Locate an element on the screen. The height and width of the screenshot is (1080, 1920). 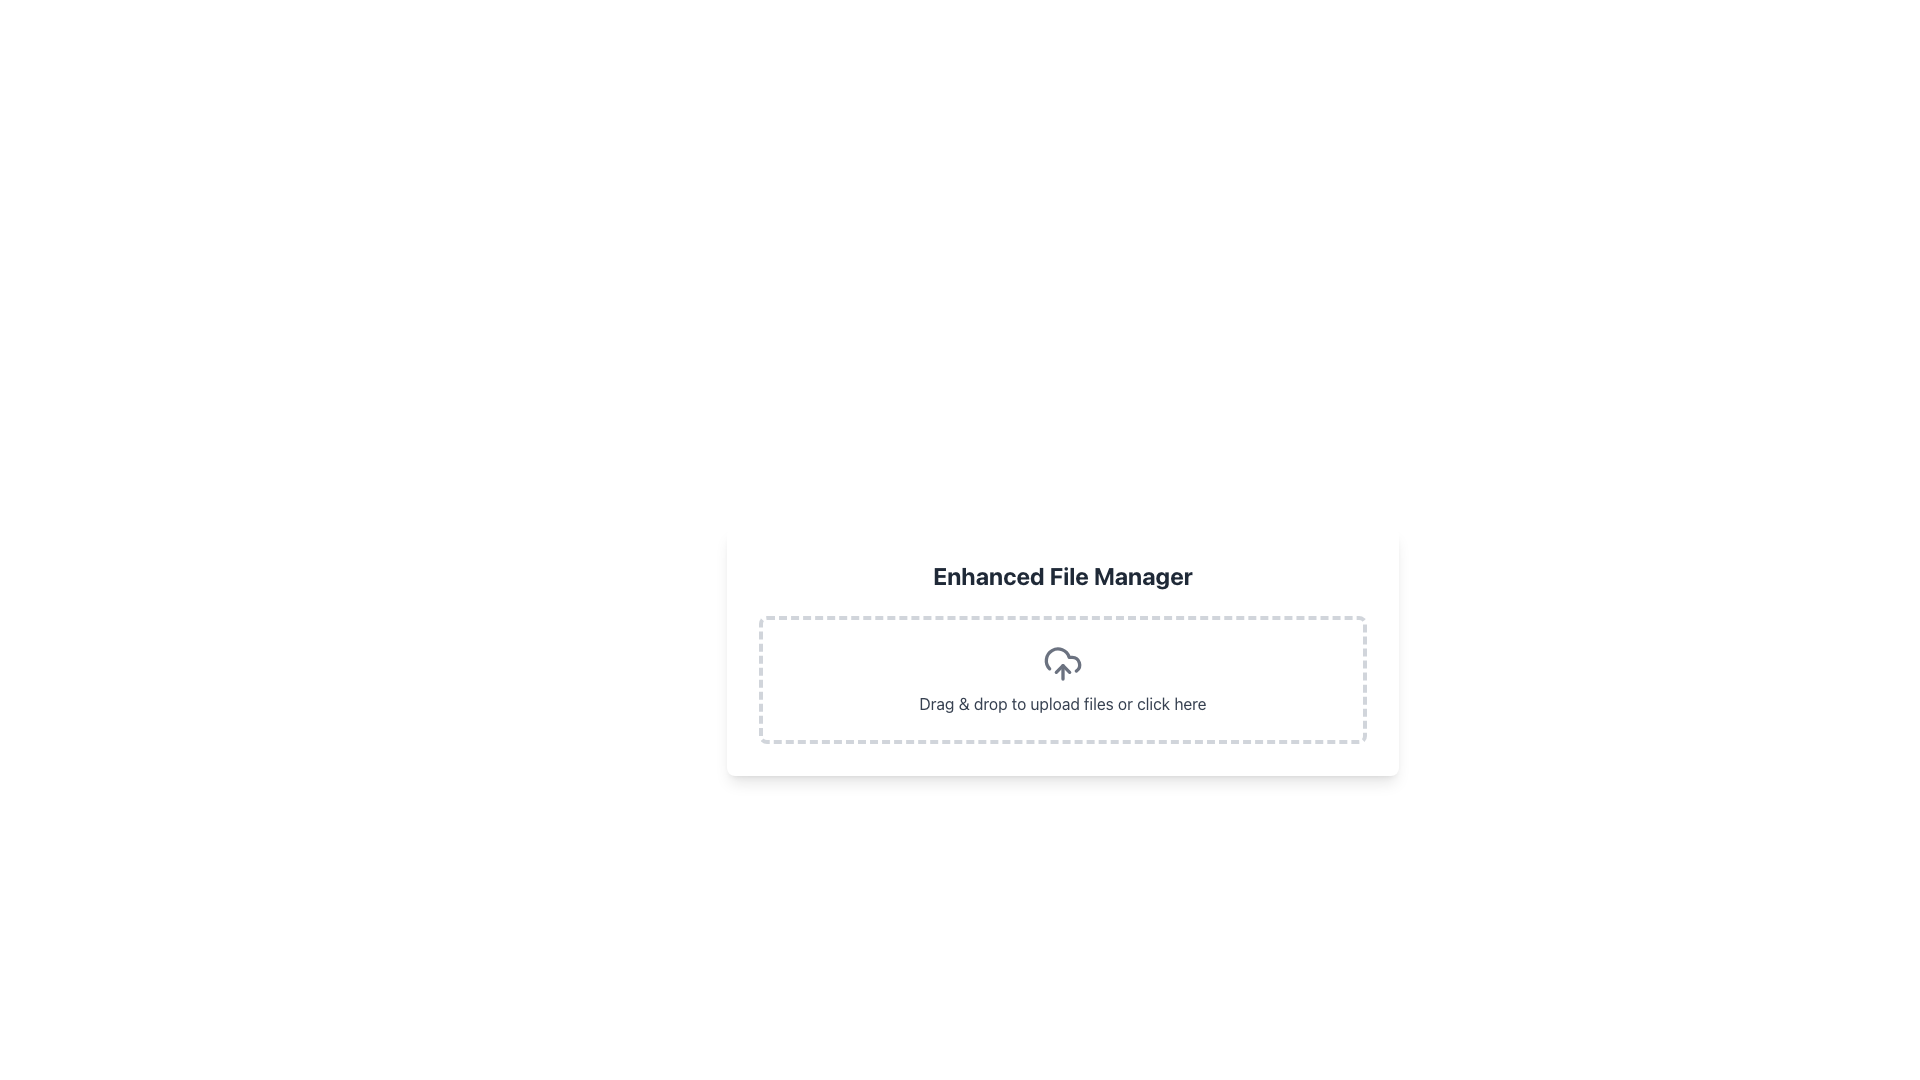
the cloud-shaped upload icon with an upward-pointing arrow is located at coordinates (1061, 663).